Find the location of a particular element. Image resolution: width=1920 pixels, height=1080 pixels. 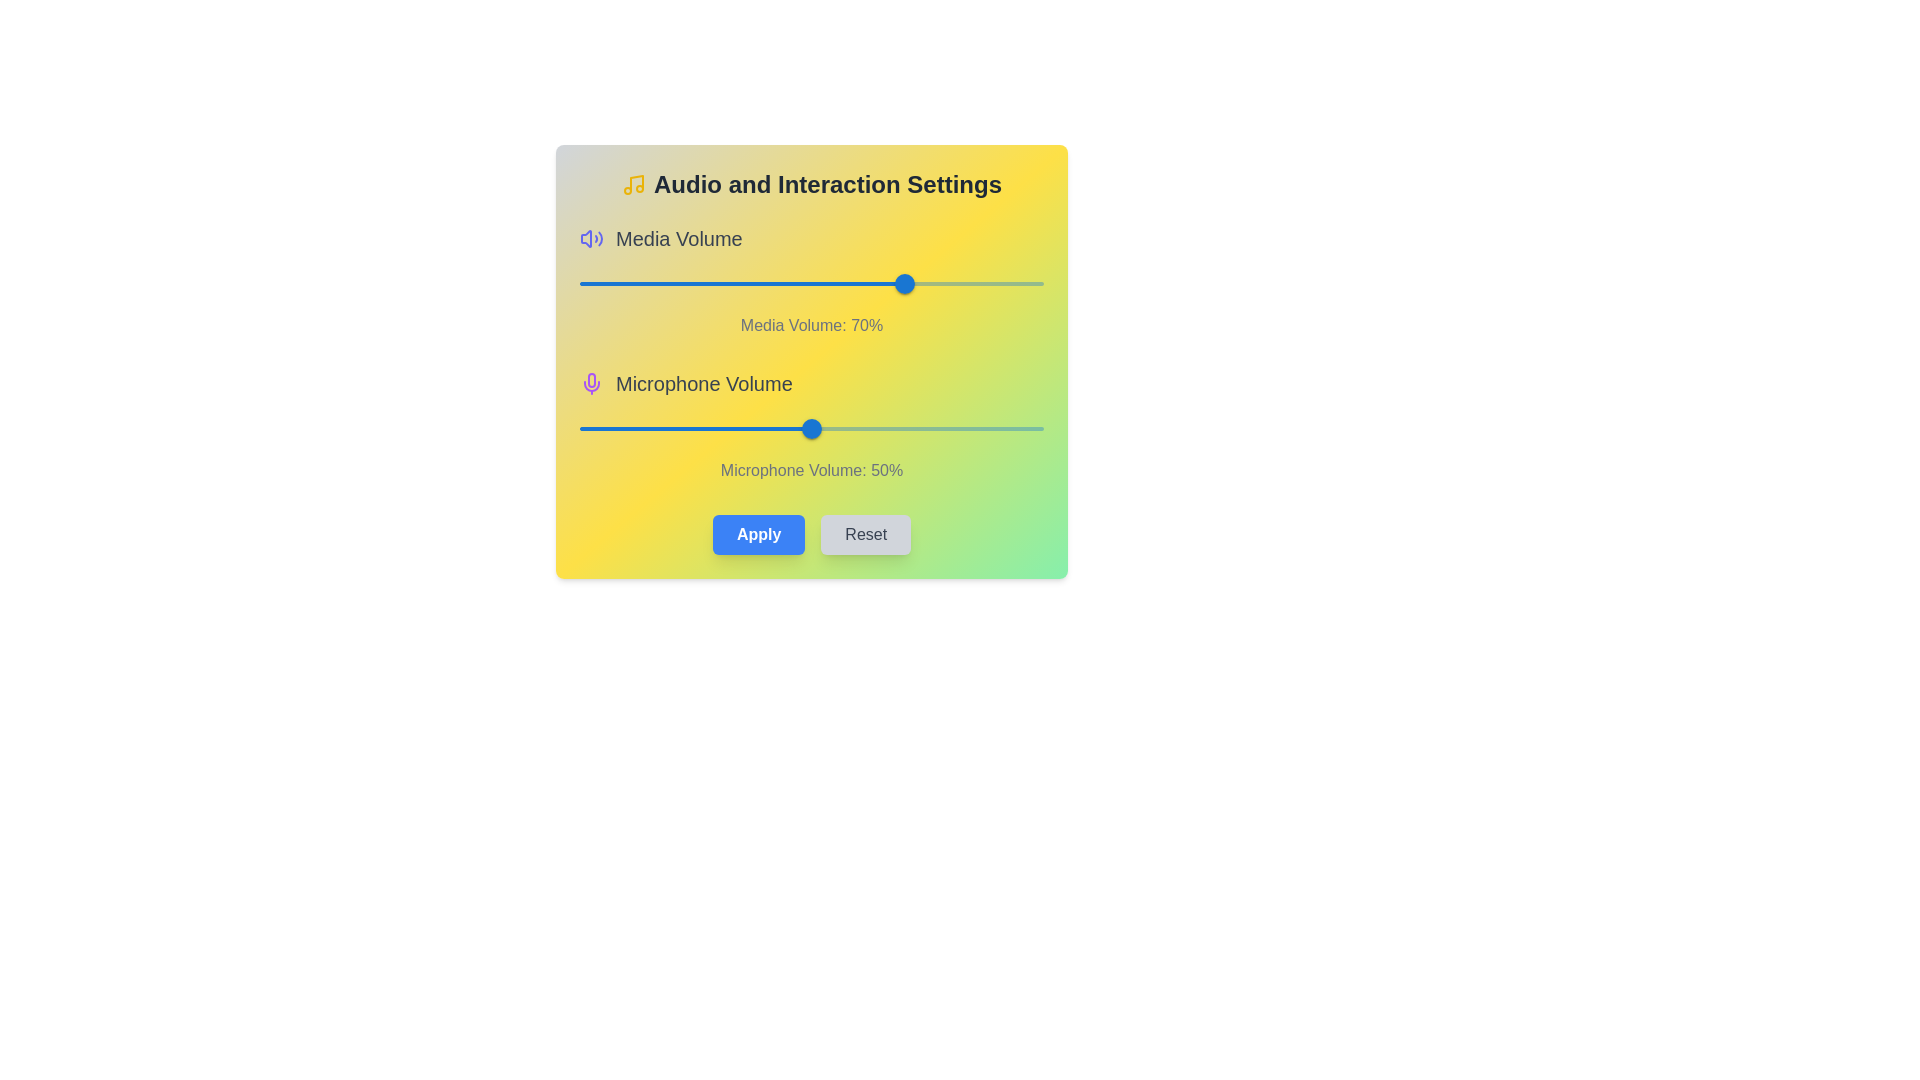

the active range of the microphone slider track, which is a red linear component indicating the selected volume level, located beneath the 'Microphone Volume' label is located at coordinates (696, 427).